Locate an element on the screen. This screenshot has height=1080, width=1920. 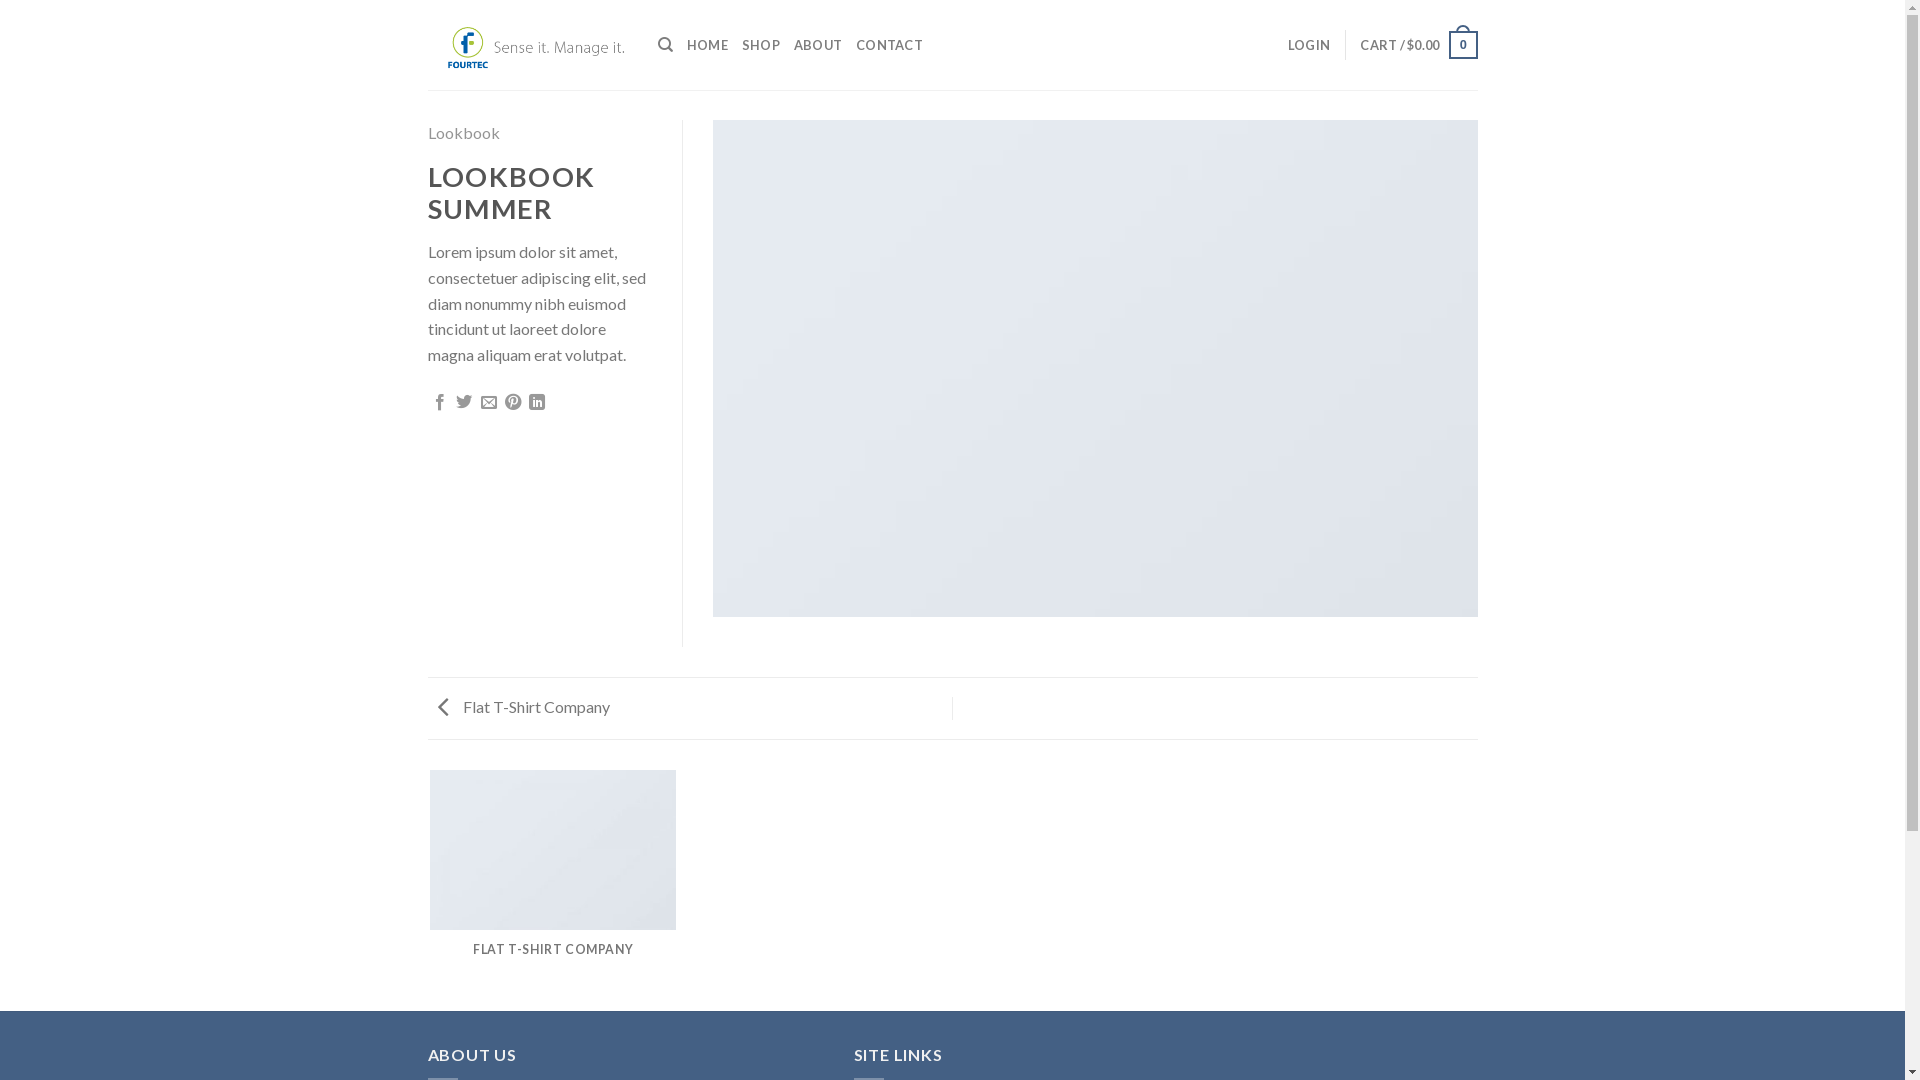
'Email to a Friend' is located at coordinates (489, 402).